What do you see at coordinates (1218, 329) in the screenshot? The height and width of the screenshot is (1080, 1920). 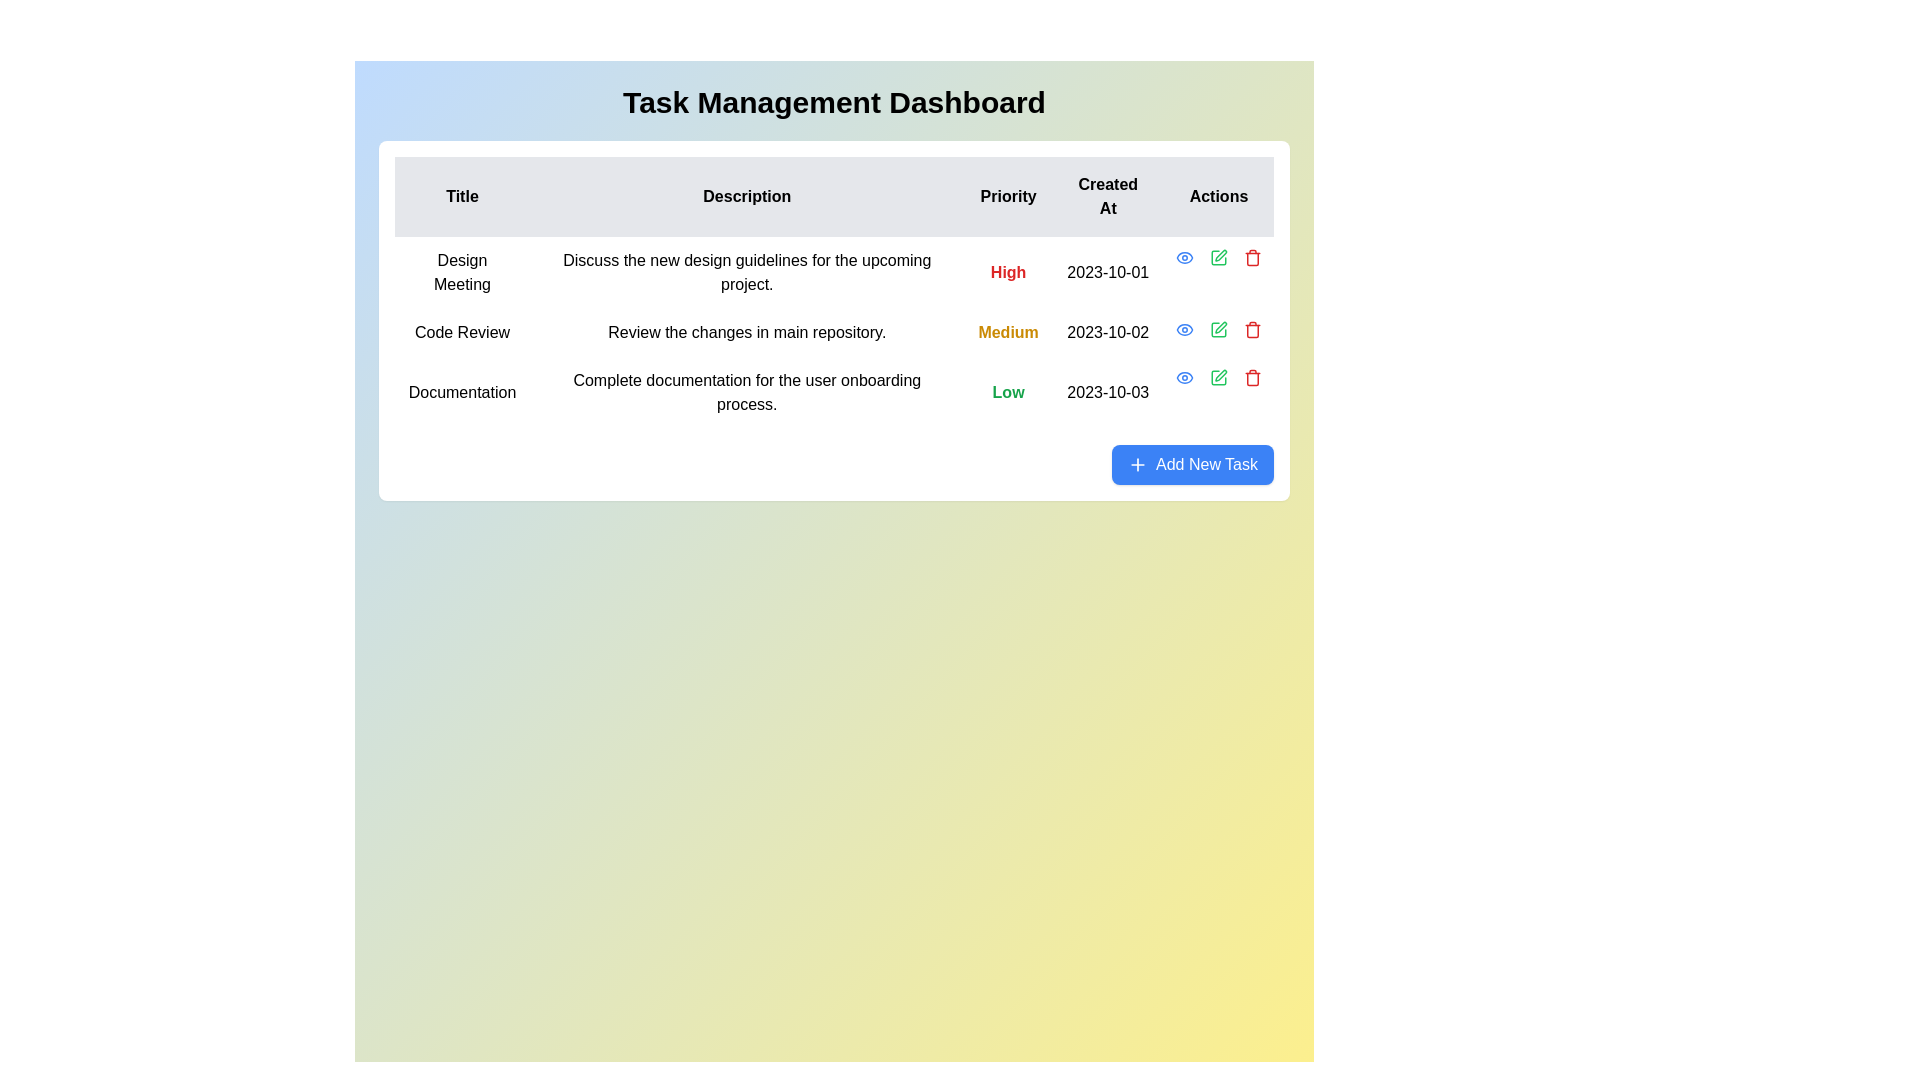 I see `the pen icon in the 'Actions' column of the second row` at bounding box center [1218, 329].